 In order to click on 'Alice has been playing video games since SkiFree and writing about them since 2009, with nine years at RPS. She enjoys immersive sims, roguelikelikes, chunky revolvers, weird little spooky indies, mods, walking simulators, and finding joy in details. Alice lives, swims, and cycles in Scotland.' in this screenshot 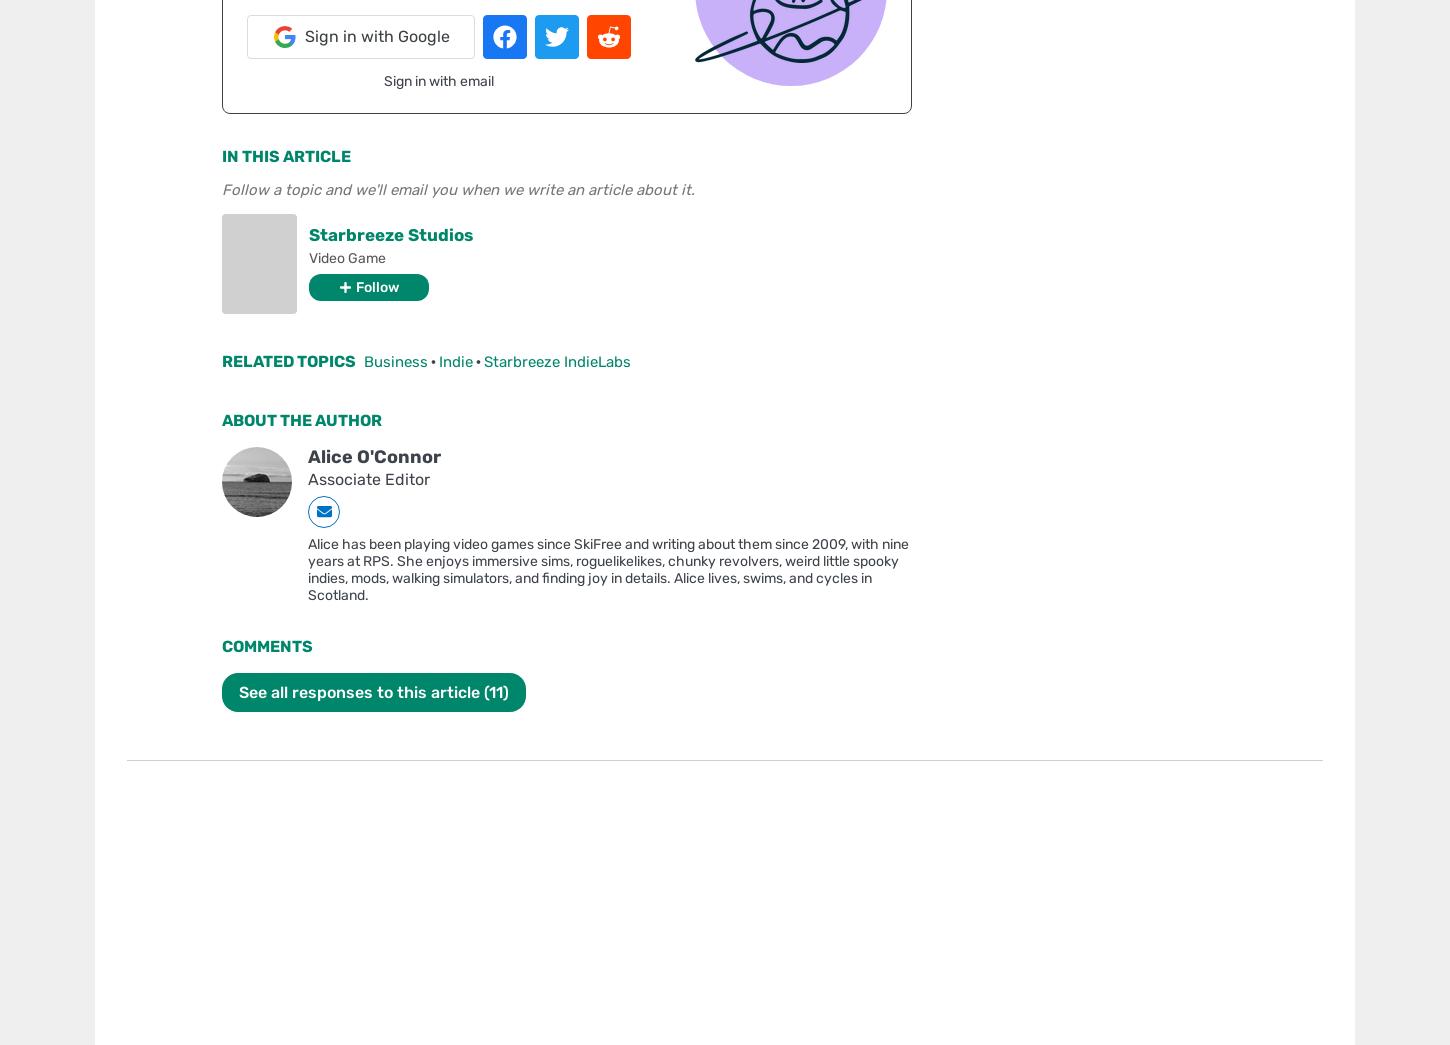, I will do `click(607, 569)`.